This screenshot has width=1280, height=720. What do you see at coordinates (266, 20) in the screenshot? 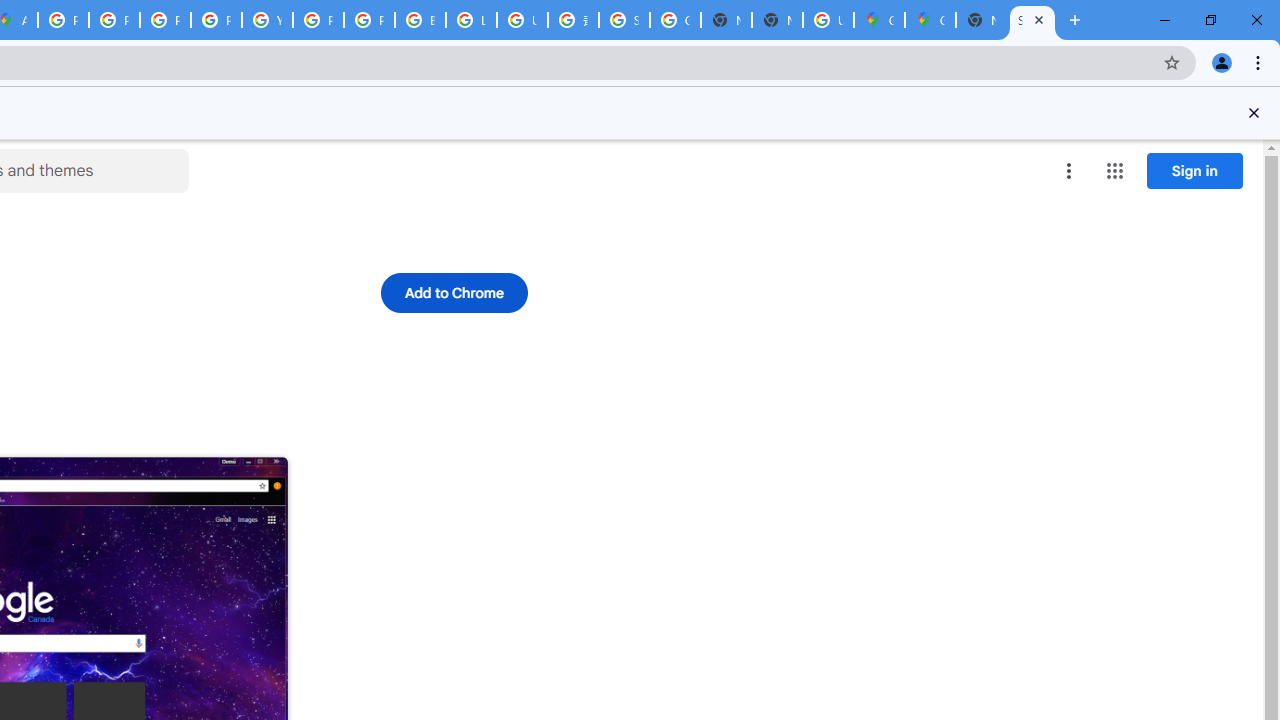
I see `'YouTube'` at bounding box center [266, 20].